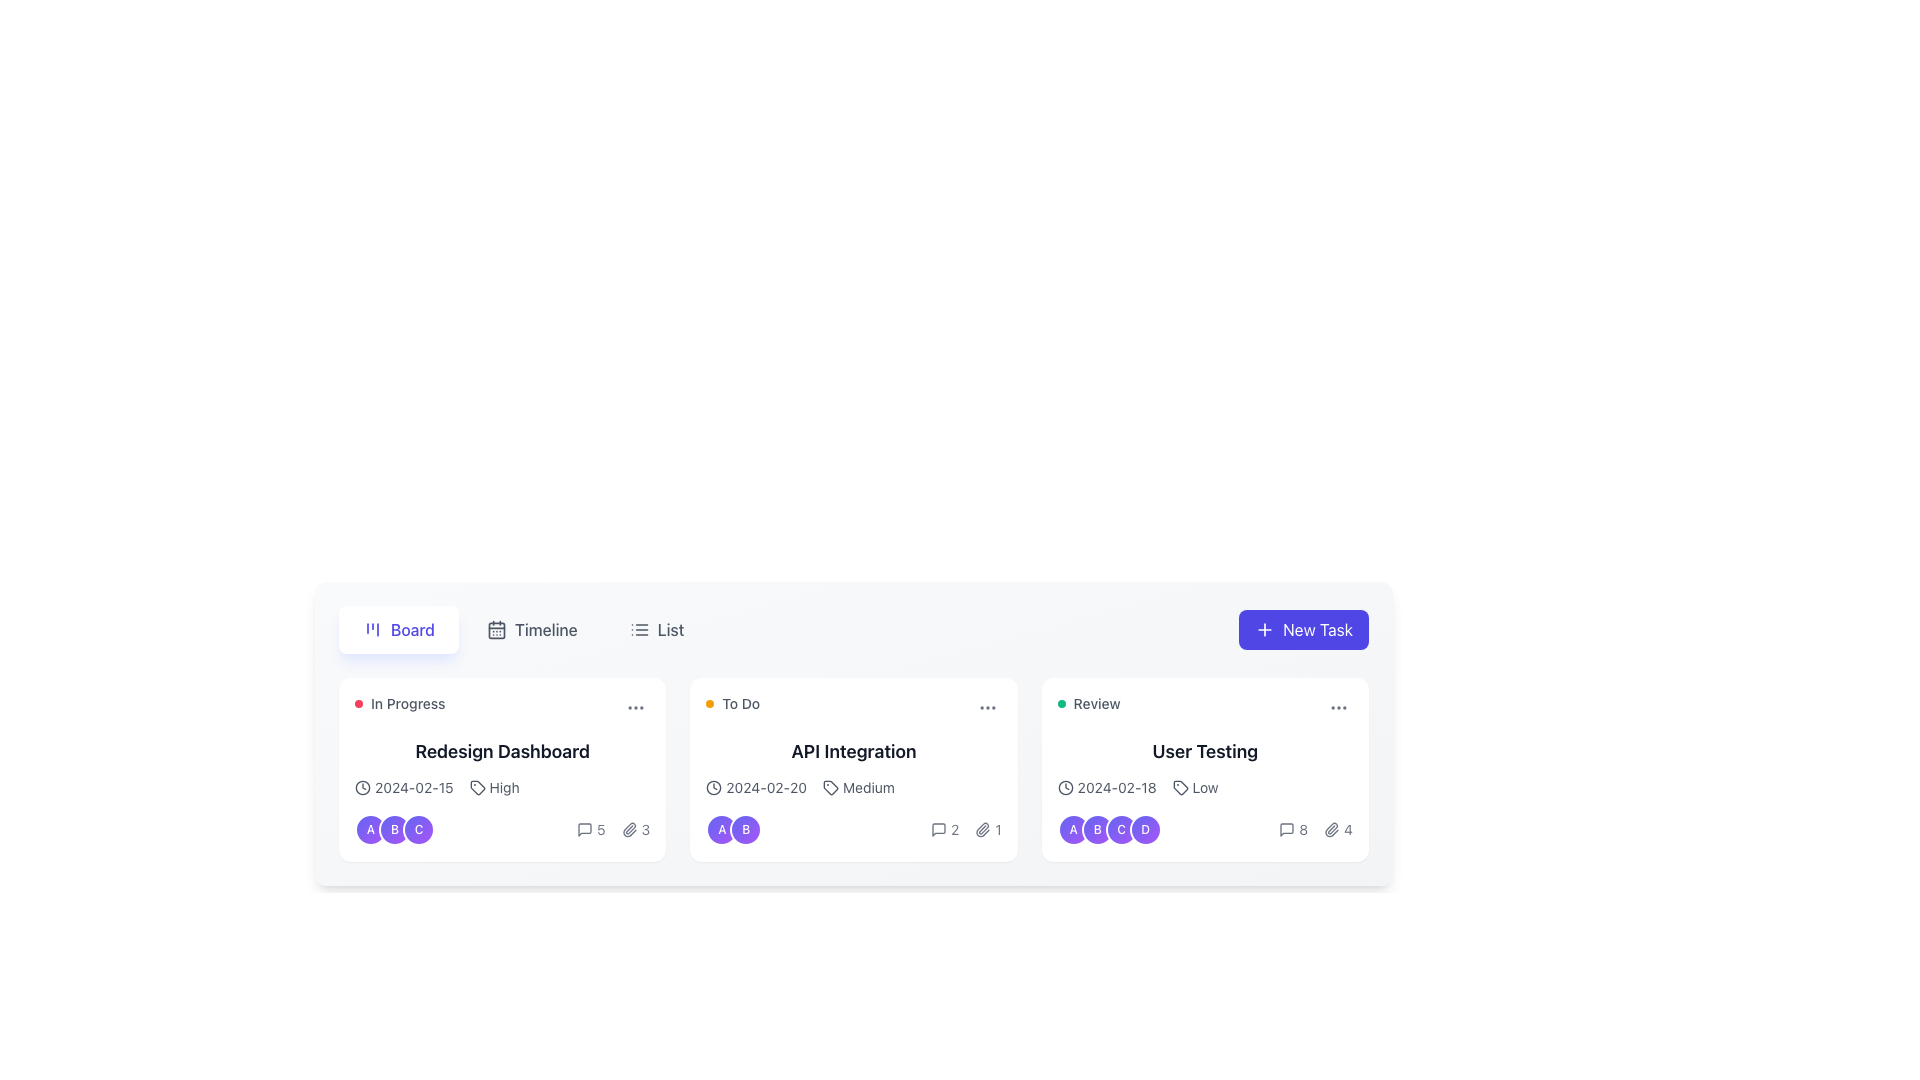 This screenshot has height=1080, width=1920. What do you see at coordinates (363, 786) in the screenshot?
I see `the clock icon located at the bottom-left of the 'Redesign Dashboard' task card` at bounding box center [363, 786].